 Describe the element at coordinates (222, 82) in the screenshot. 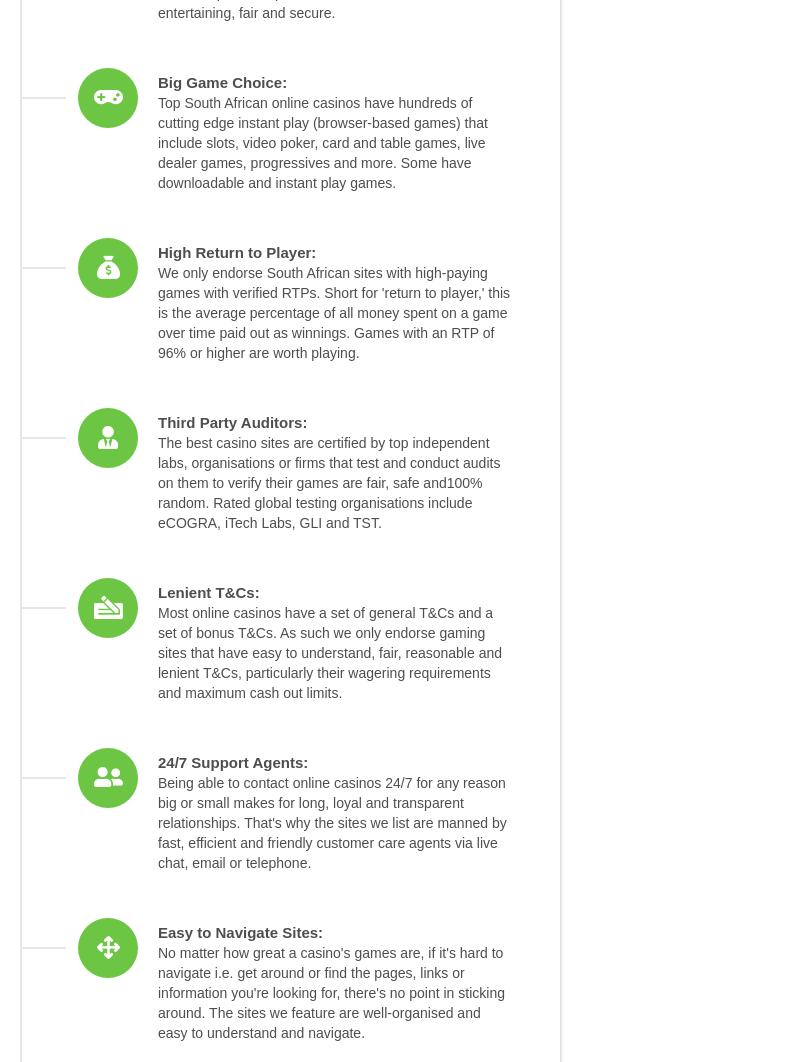

I see `'Big Game Choice:'` at that location.